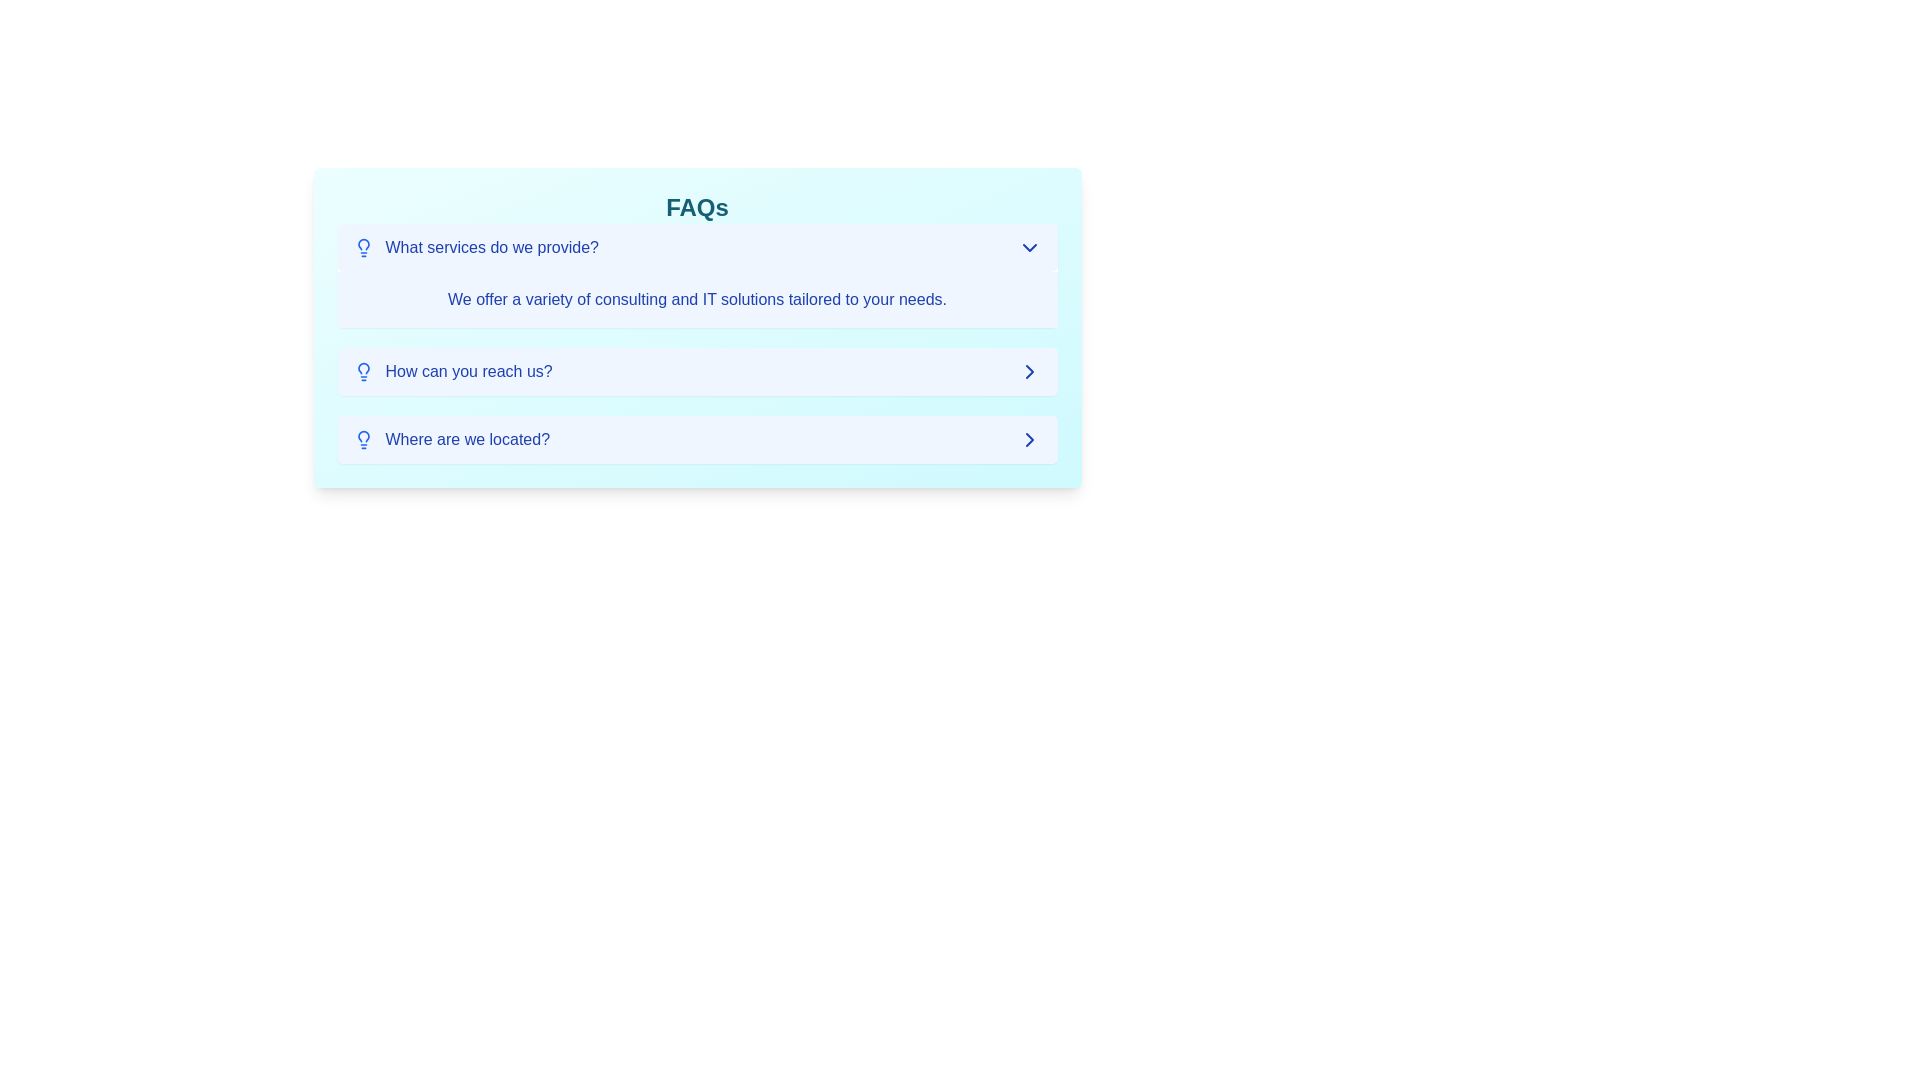 Image resolution: width=1920 pixels, height=1080 pixels. Describe the element at coordinates (1029, 371) in the screenshot. I see `the chevron arrow icon located to the right of the question text 'Where are we located?' in the third FAQ section` at that location.